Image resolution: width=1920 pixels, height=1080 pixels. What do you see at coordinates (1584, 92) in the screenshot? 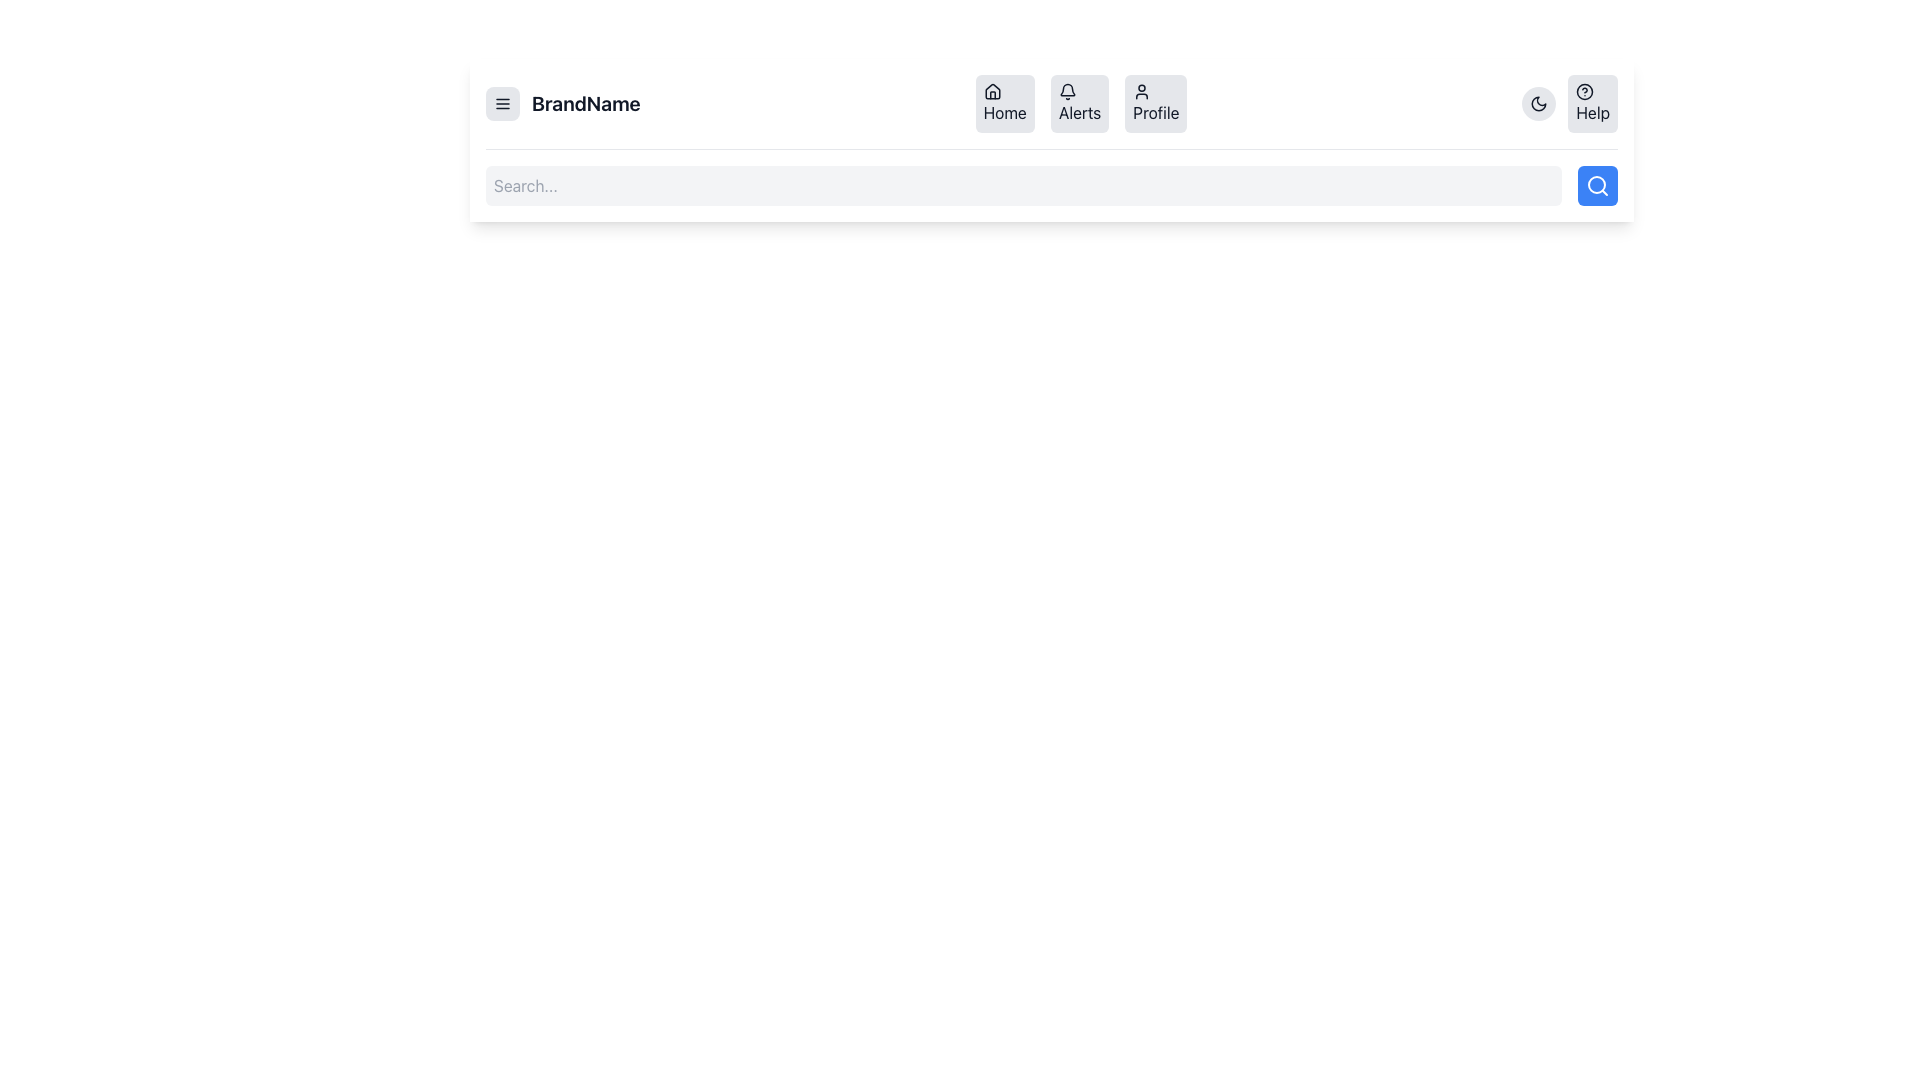
I see `the decorative circular SVG element located within the header section, near the labeled 'Help' button` at bounding box center [1584, 92].